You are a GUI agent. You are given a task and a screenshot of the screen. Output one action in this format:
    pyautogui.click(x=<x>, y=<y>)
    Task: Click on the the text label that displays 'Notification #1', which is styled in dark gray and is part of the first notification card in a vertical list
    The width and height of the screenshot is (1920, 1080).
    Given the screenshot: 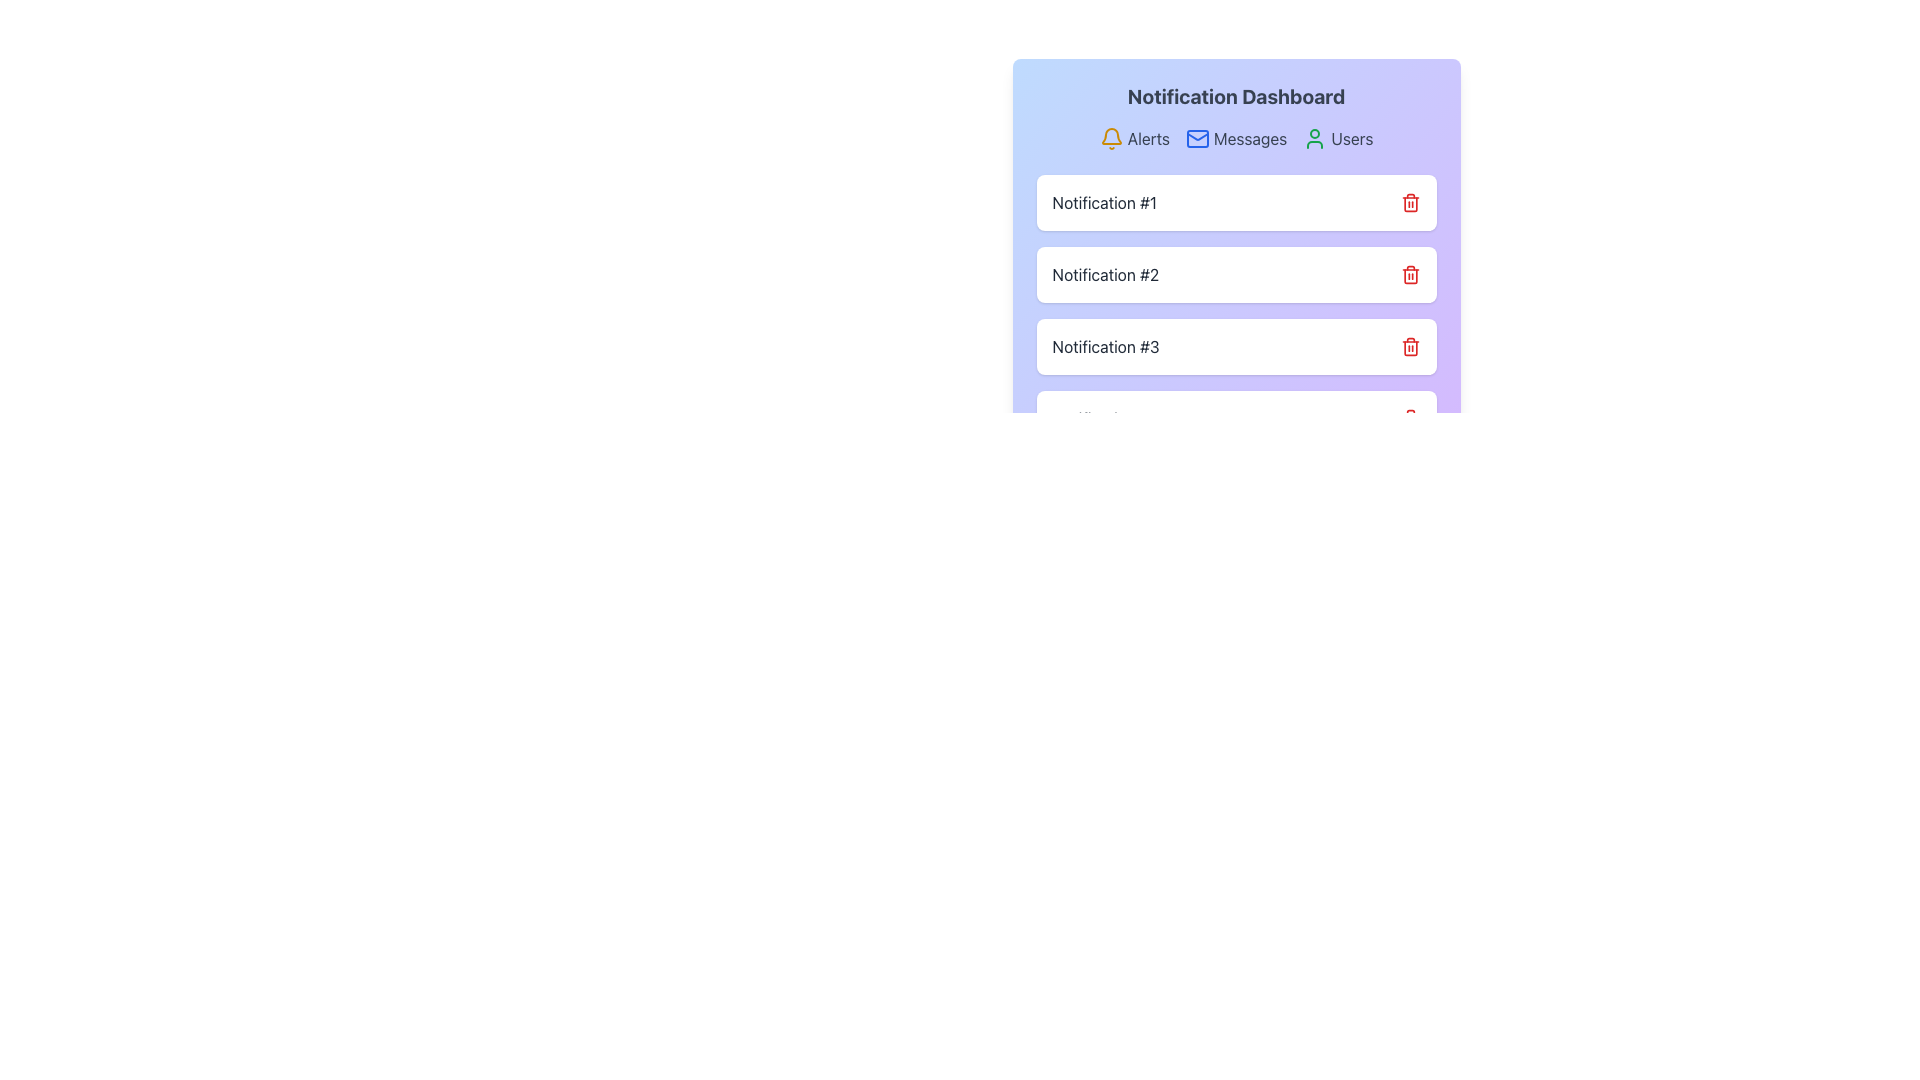 What is the action you would take?
    pyautogui.click(x=1103, y=203)
    